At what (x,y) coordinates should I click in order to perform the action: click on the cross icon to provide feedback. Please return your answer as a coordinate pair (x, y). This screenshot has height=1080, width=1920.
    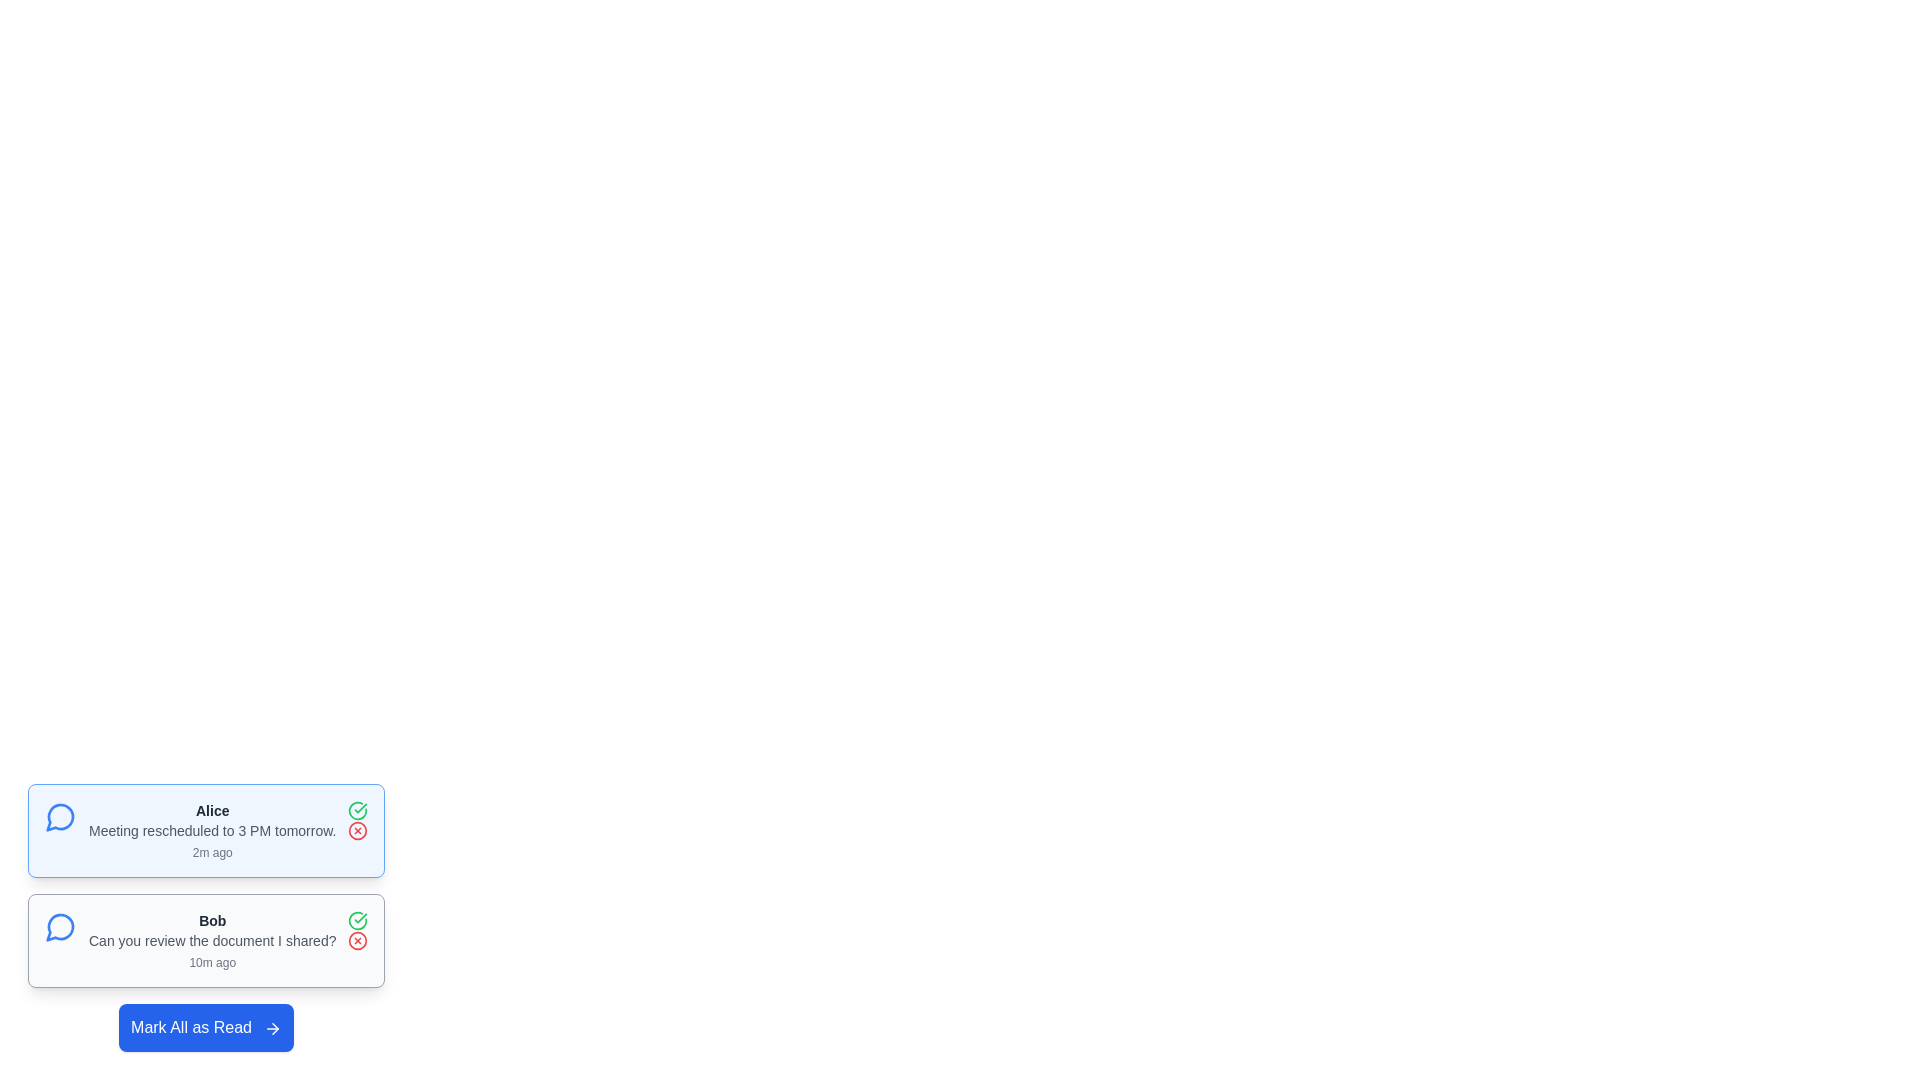
    Looking at the image, I should click on (358, 830).